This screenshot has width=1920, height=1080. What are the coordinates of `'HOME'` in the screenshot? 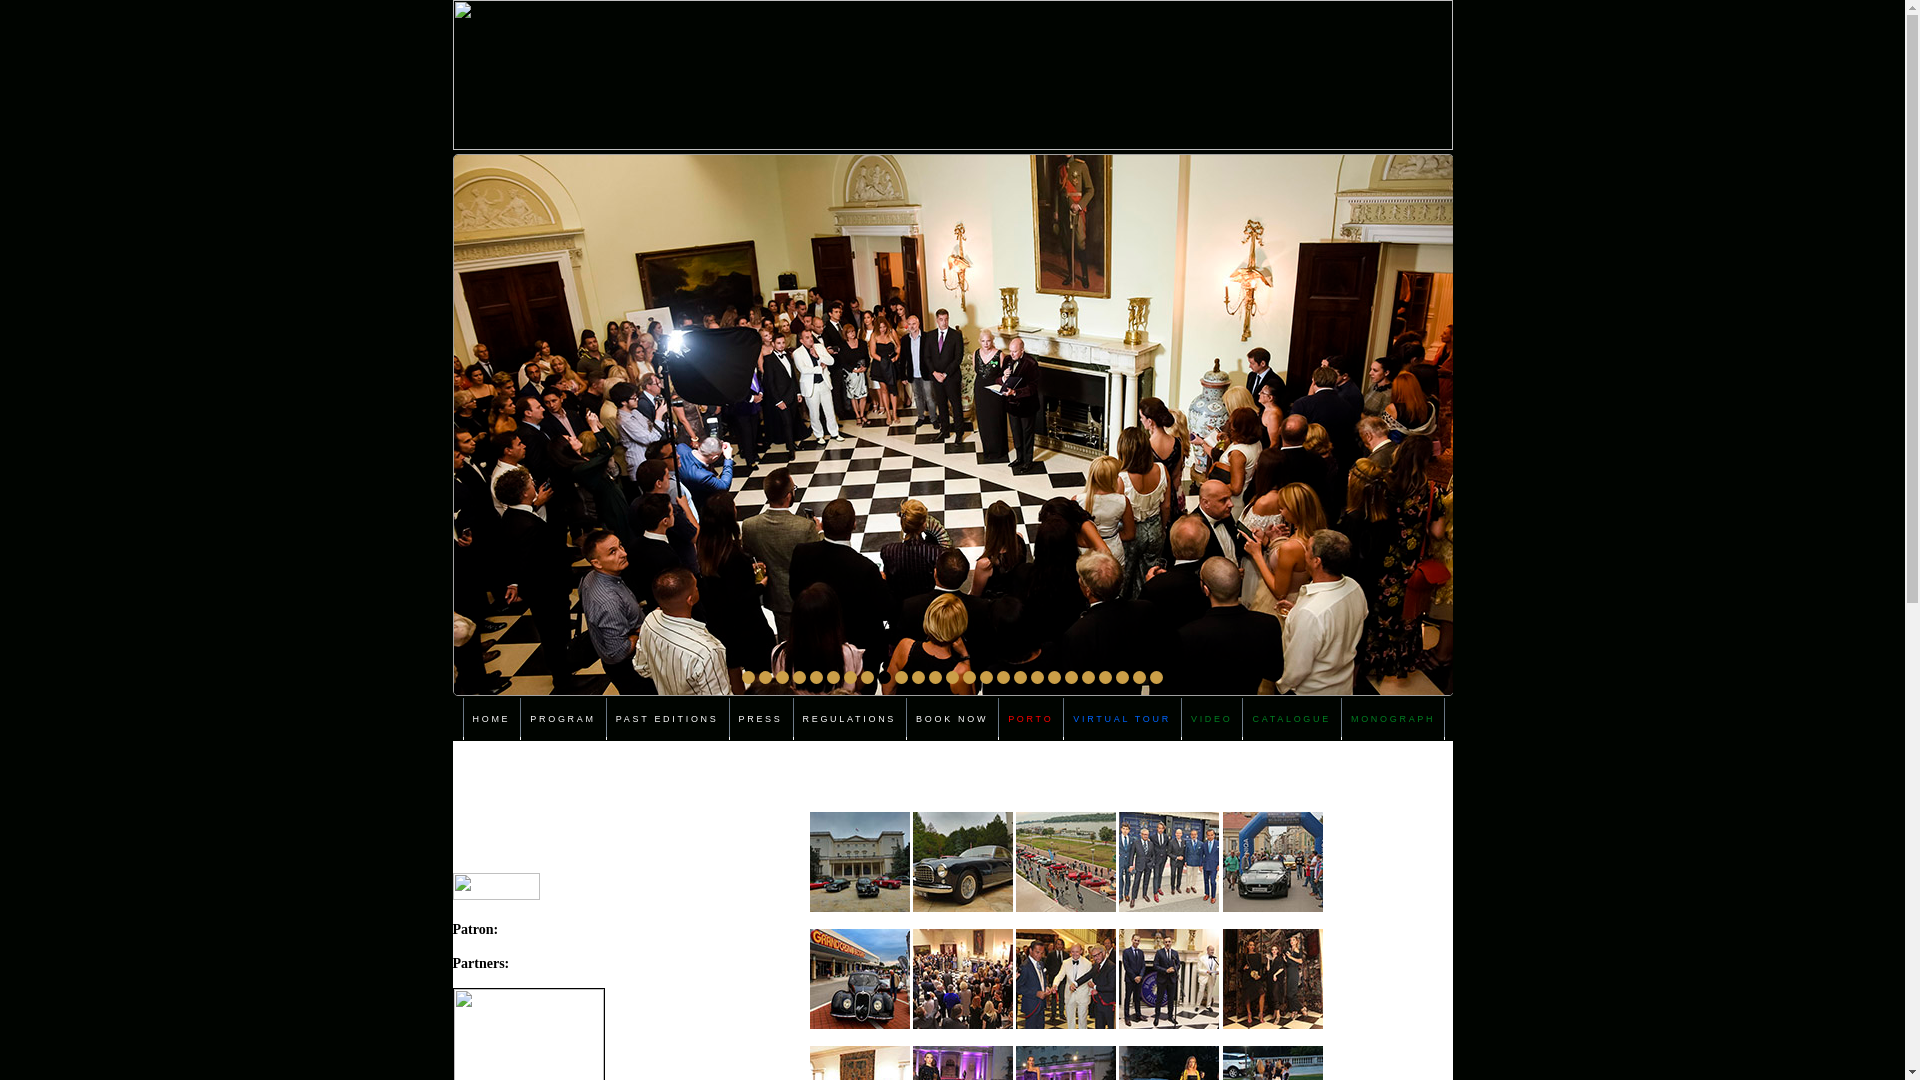 It's located at (490, 717).